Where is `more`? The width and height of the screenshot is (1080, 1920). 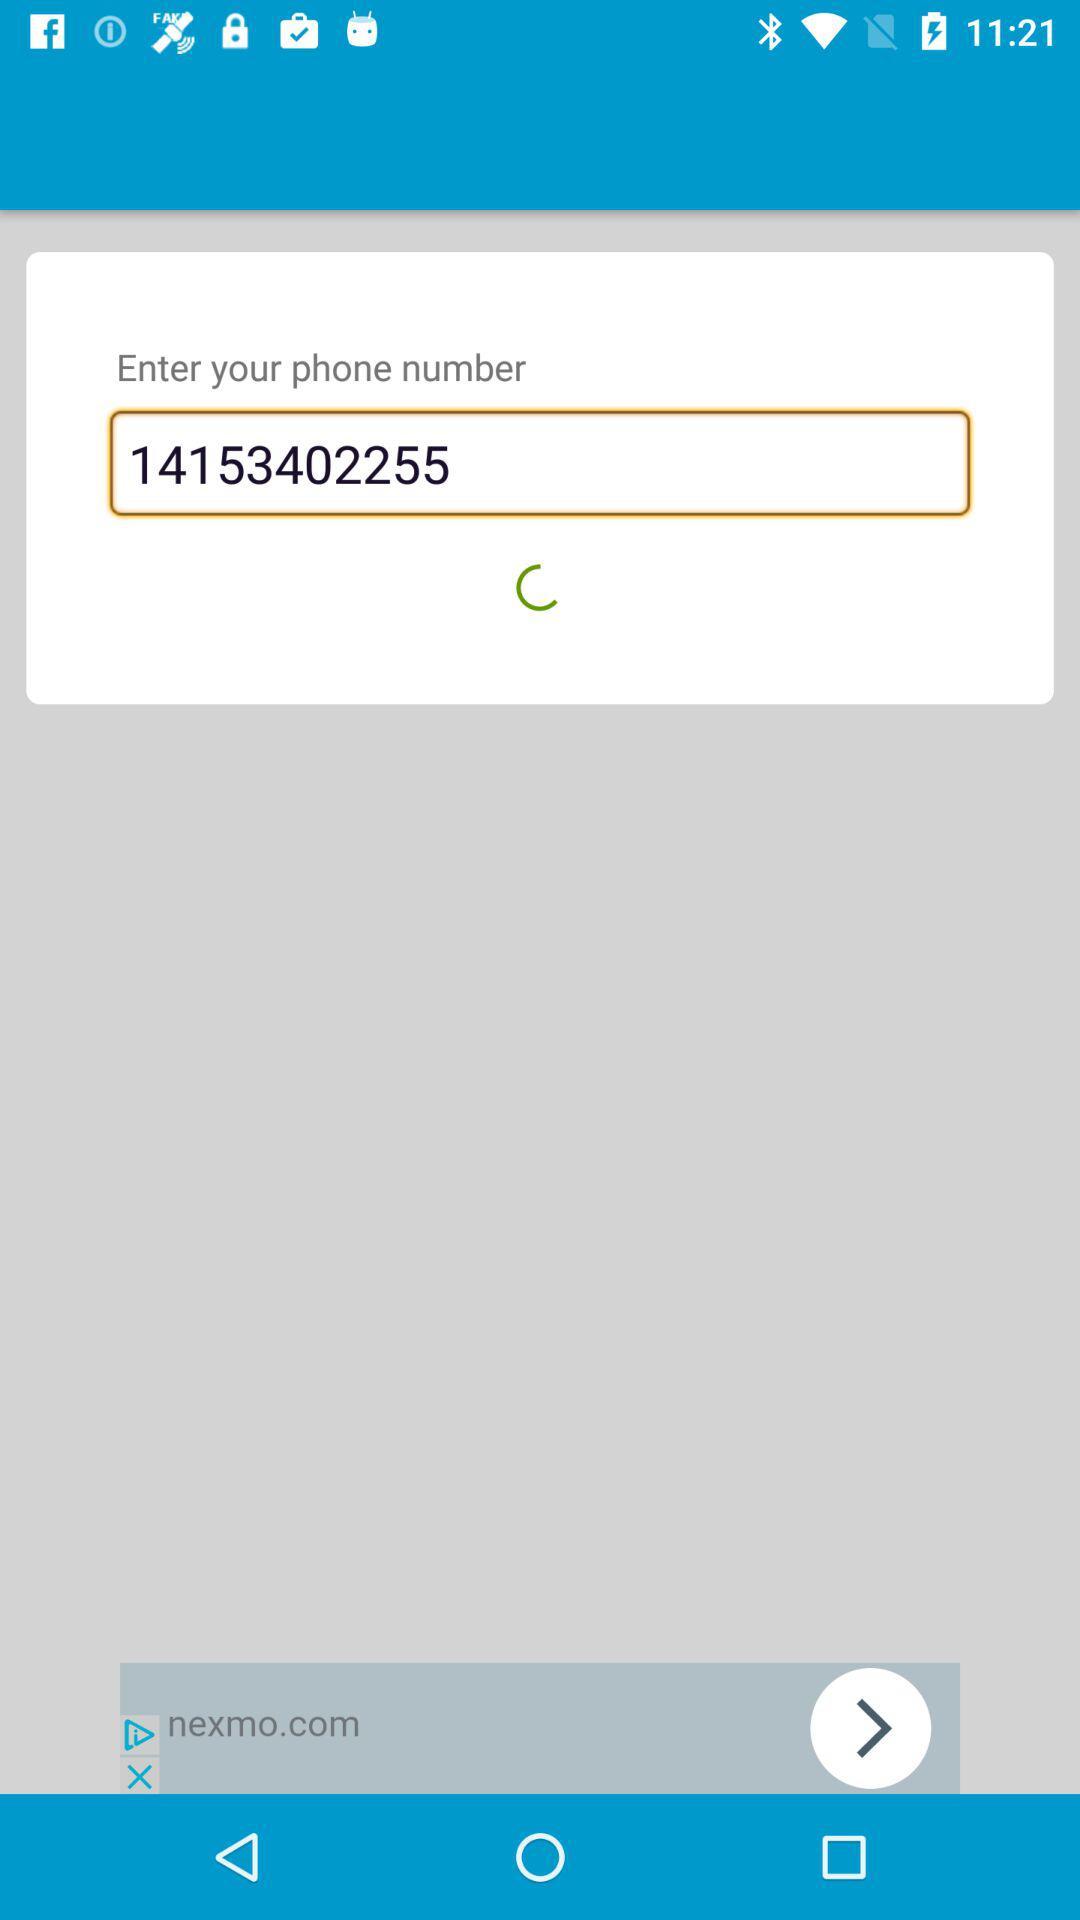
more is located at coordinates (540, 1727).